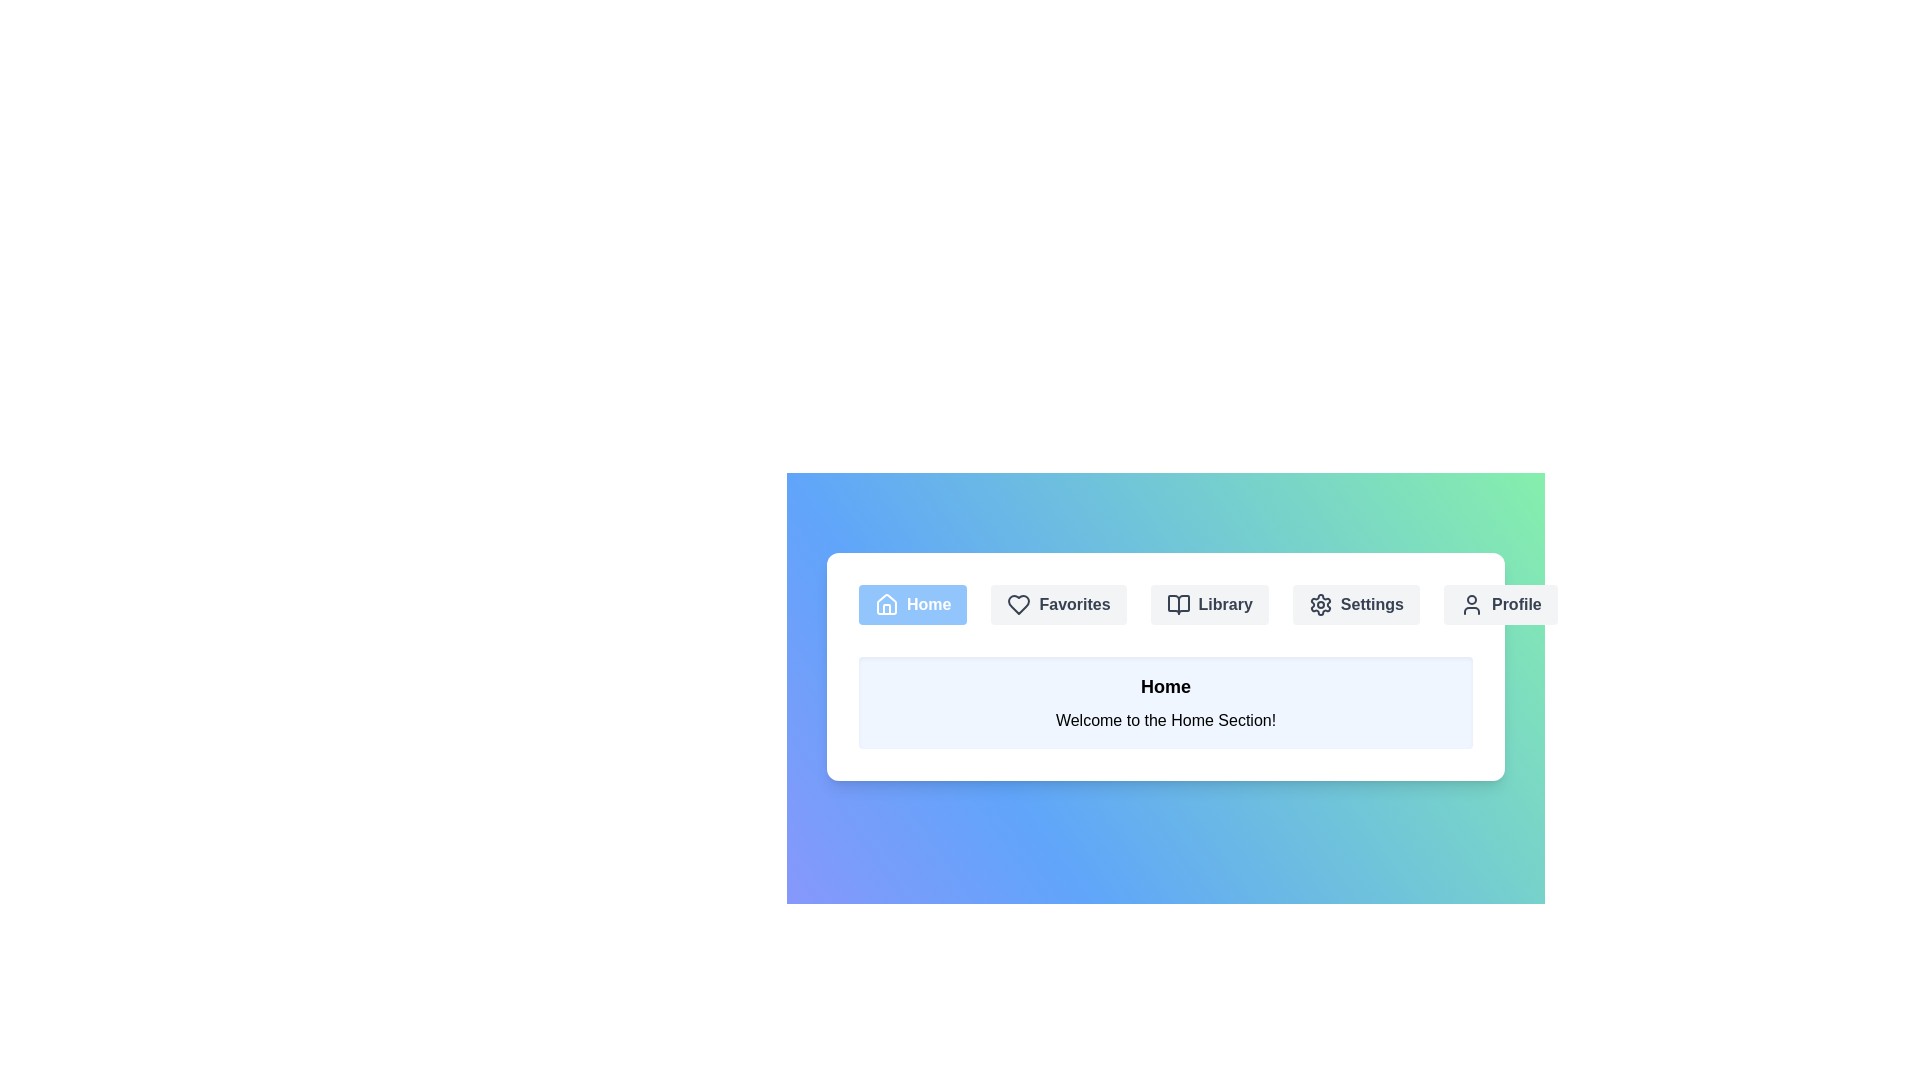 The image size is (1920, 1080). I want to click on the 'Profile' text element located in the top-right section of the horizontal navigation bar, so click(1516, 604).